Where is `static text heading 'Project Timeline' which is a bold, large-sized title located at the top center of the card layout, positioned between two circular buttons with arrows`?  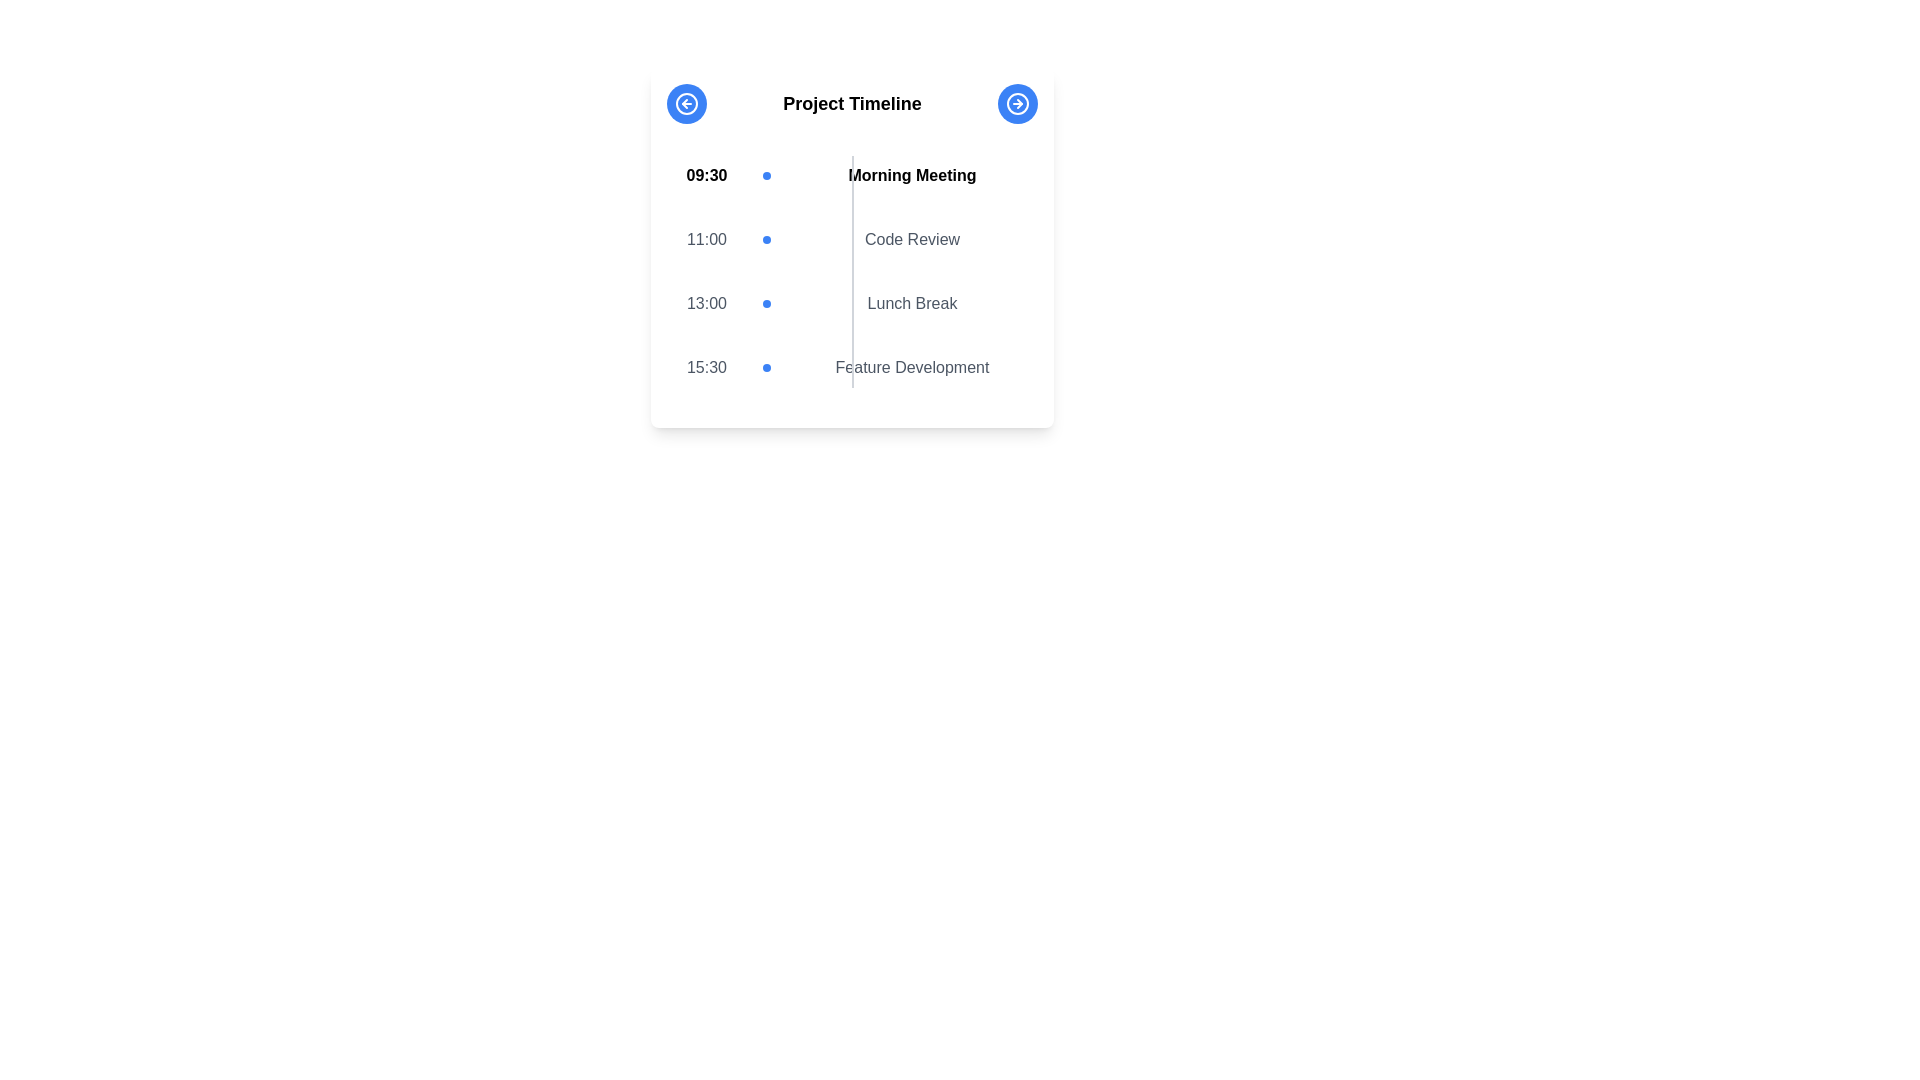
static text heading 'Project Timeline' which is a bold, large-sized title located at the top center of the card layout, positioned between two circular buttons with arrows is located at coordinates (852, 104).